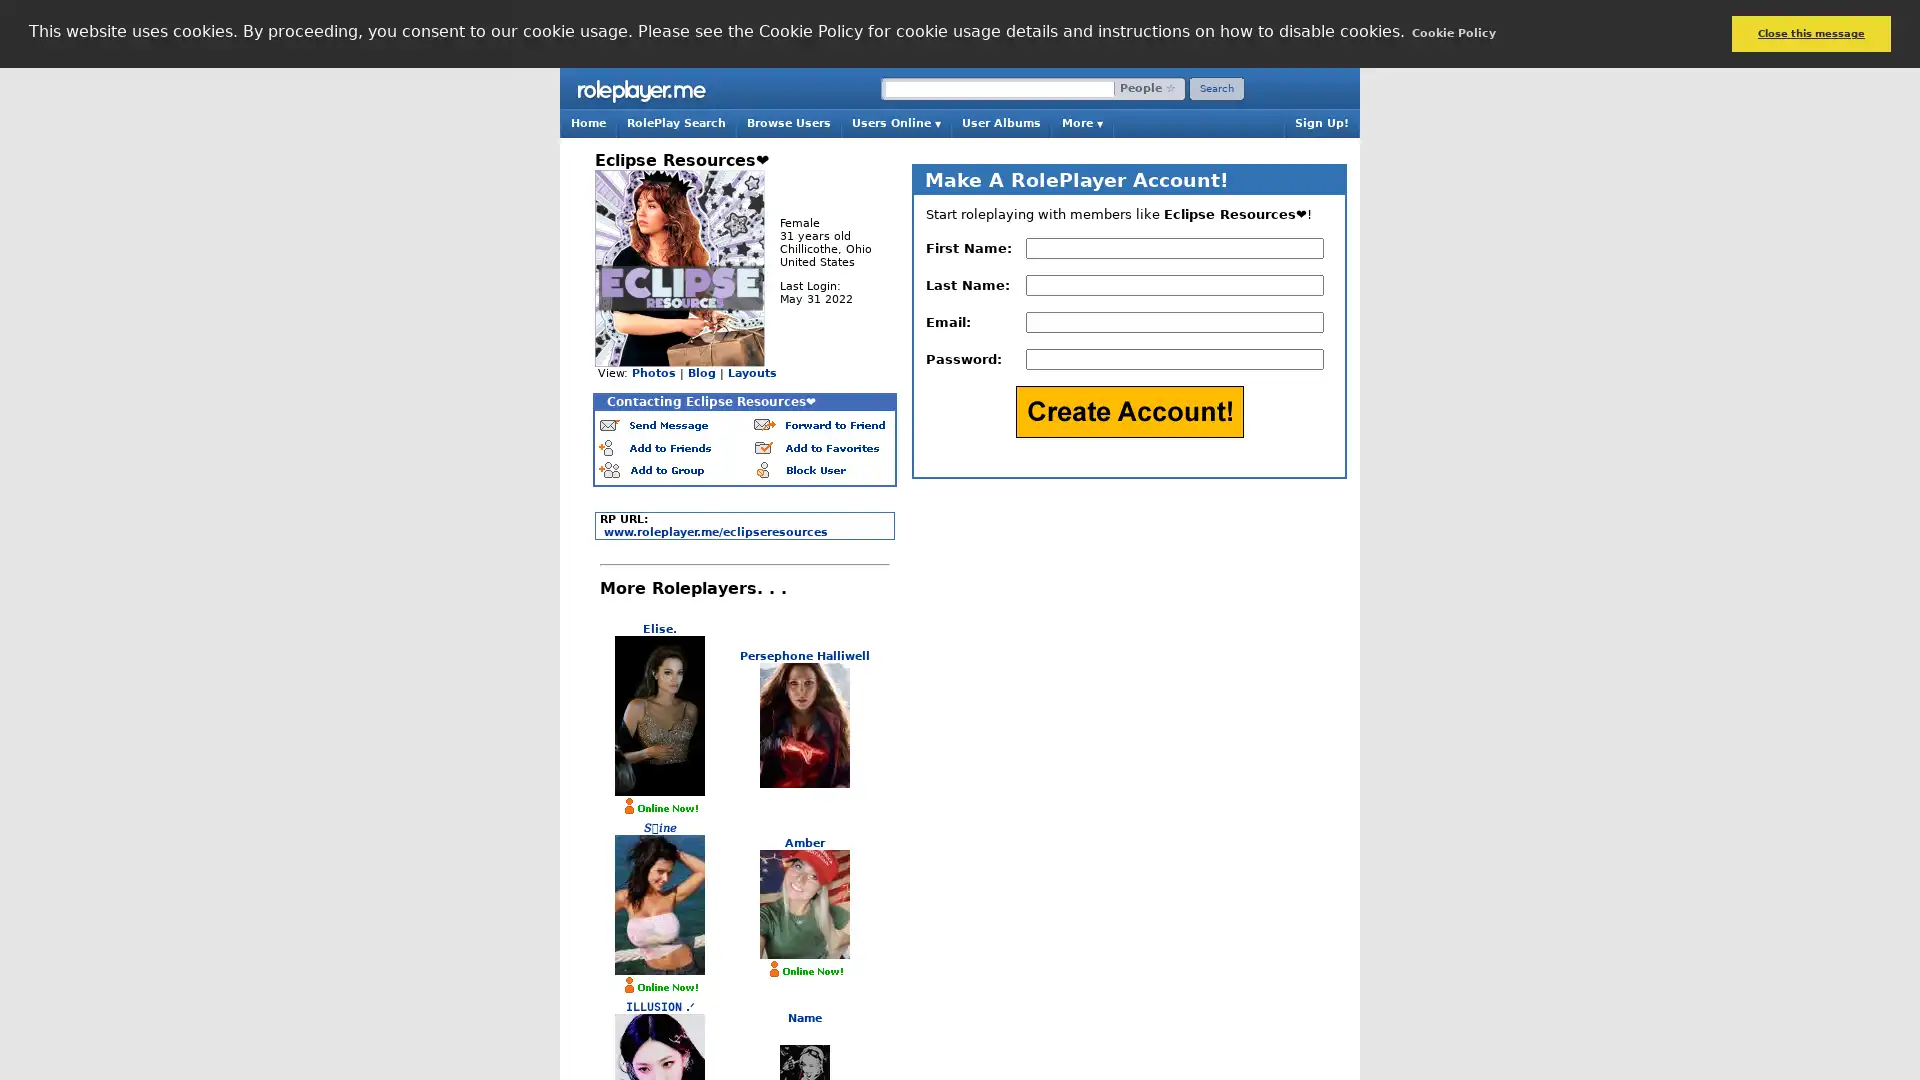  I want to click on Search, so click(1216, 87).